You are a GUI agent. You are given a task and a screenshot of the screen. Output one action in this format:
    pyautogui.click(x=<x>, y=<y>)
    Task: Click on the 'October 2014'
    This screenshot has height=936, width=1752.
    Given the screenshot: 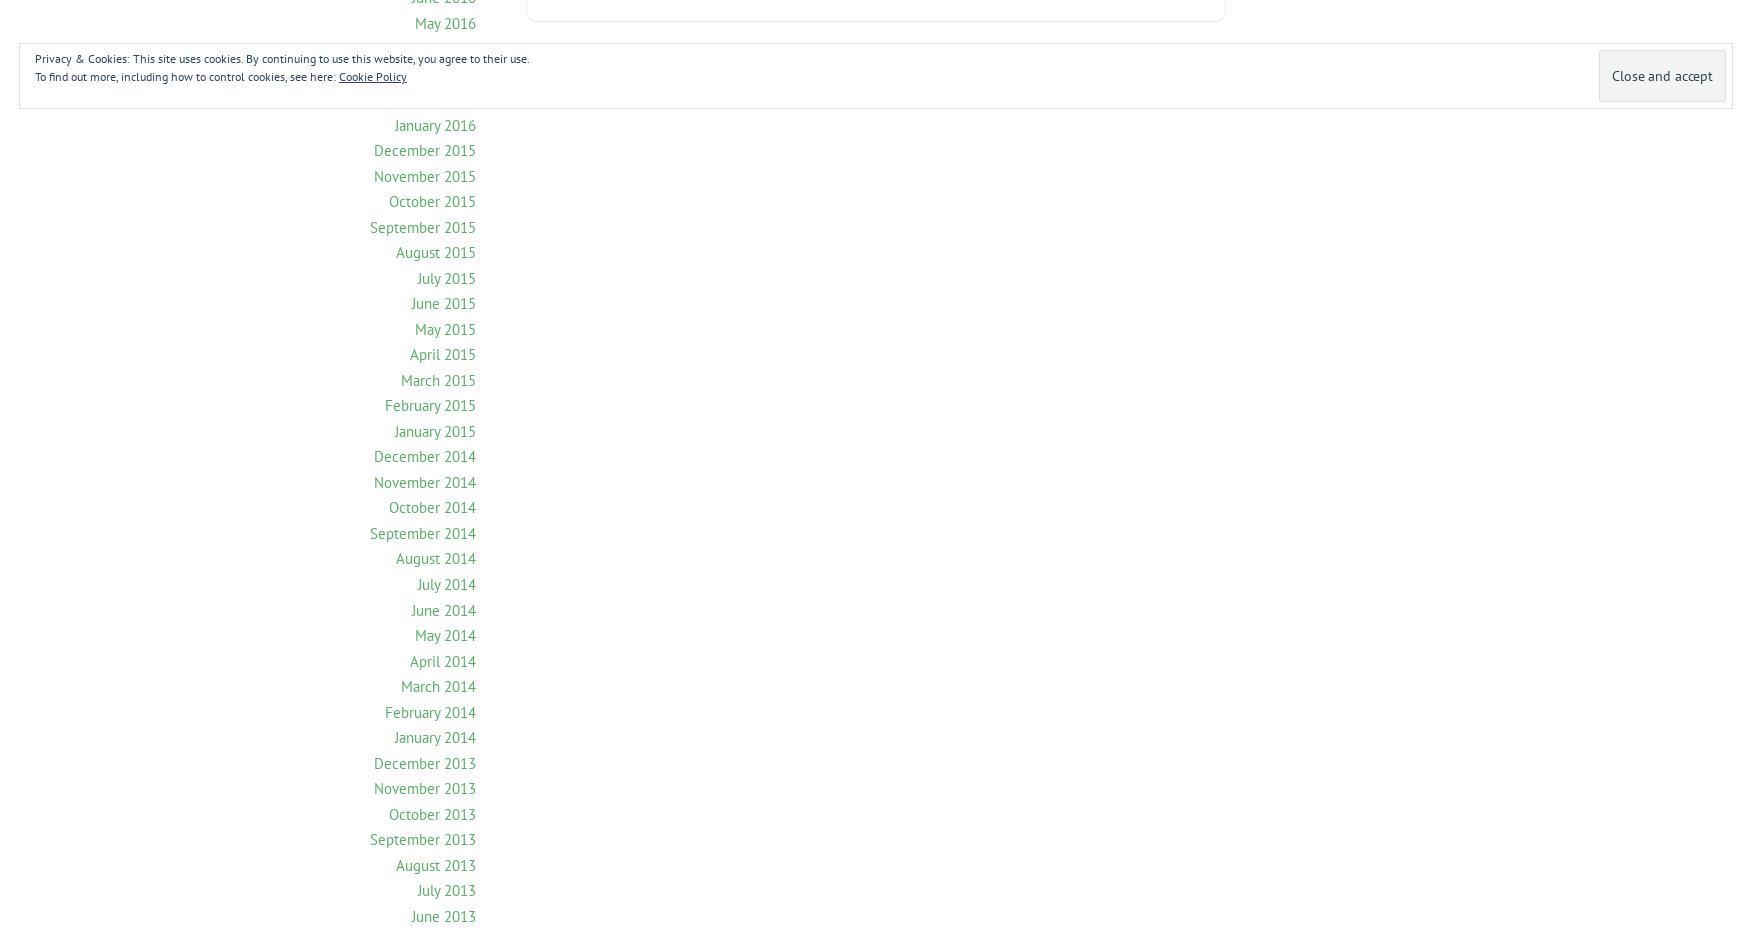 What is the action you would take?
    pyautogui.click(x=431, y=506)
    